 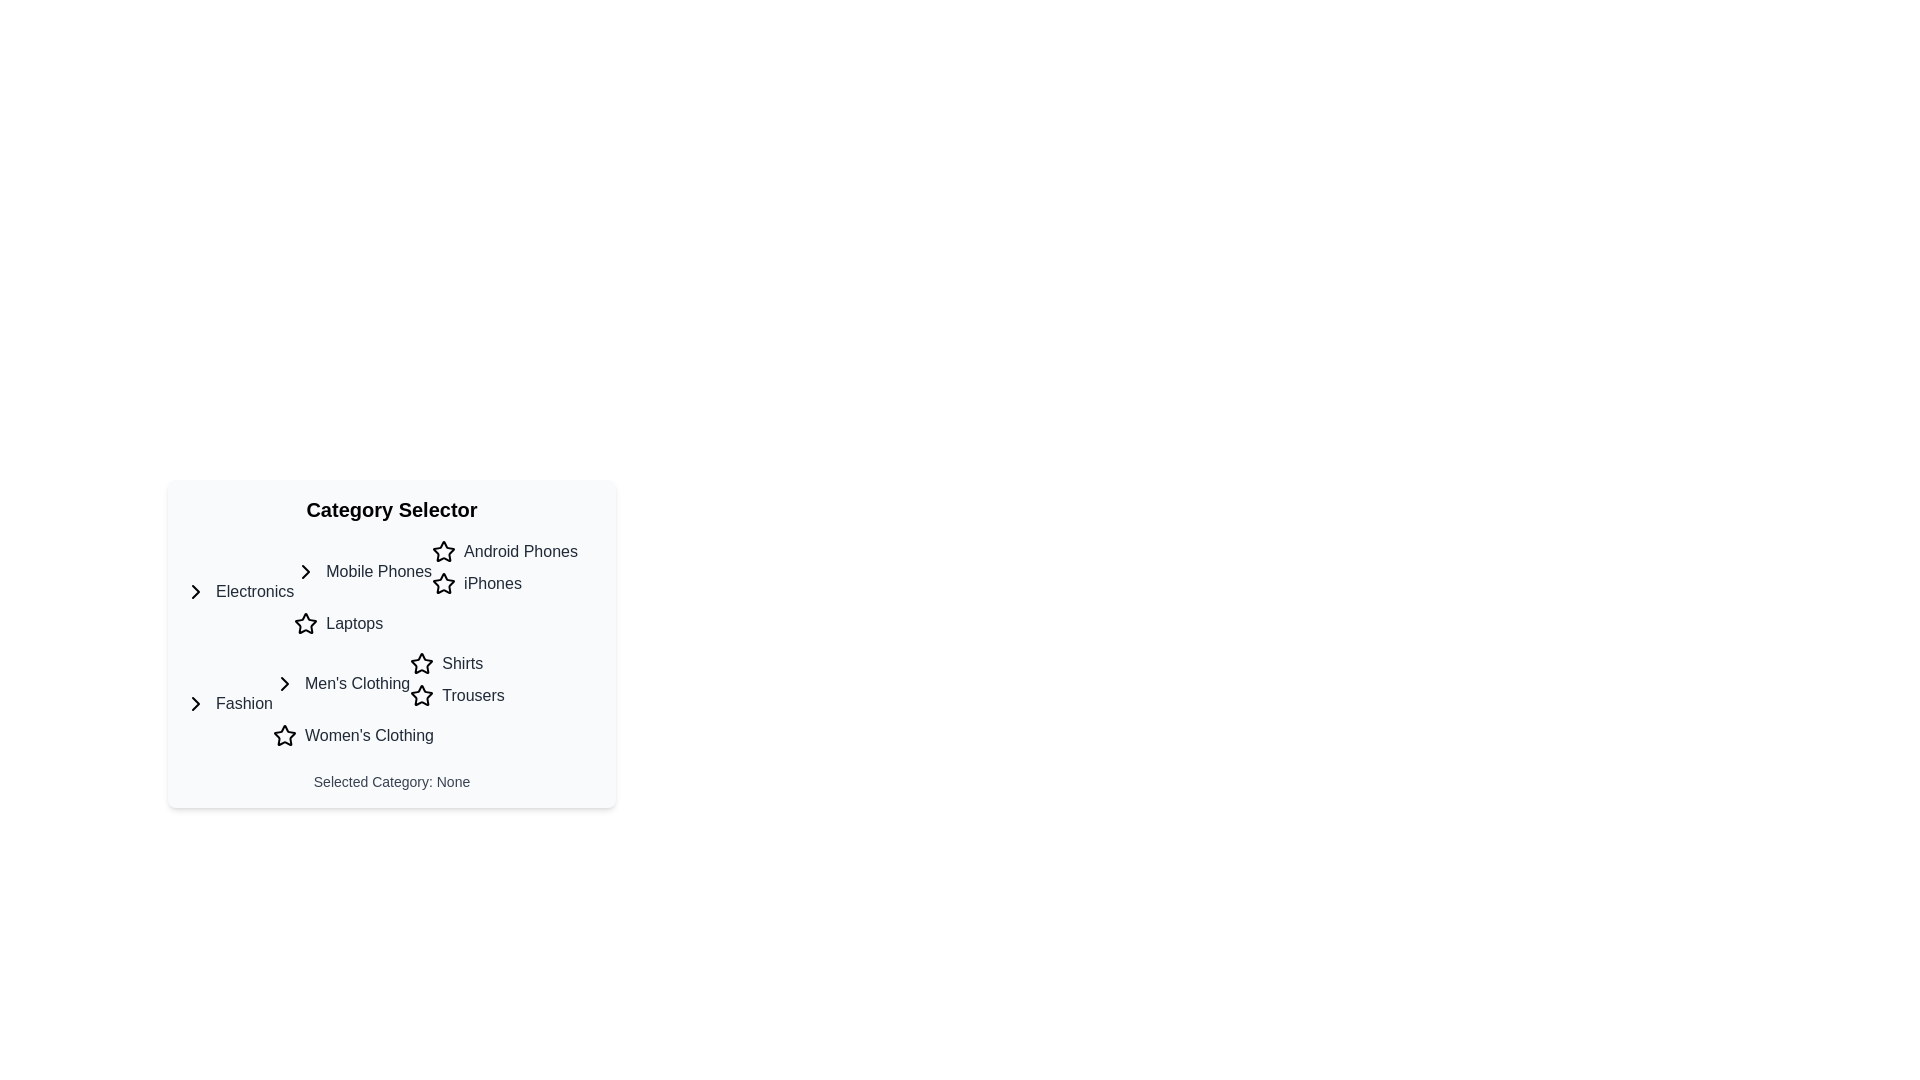 I want to click on the star icon located to the right of the 'Laptops' text in the 'Electronics' section, so click(x=305, y=622).